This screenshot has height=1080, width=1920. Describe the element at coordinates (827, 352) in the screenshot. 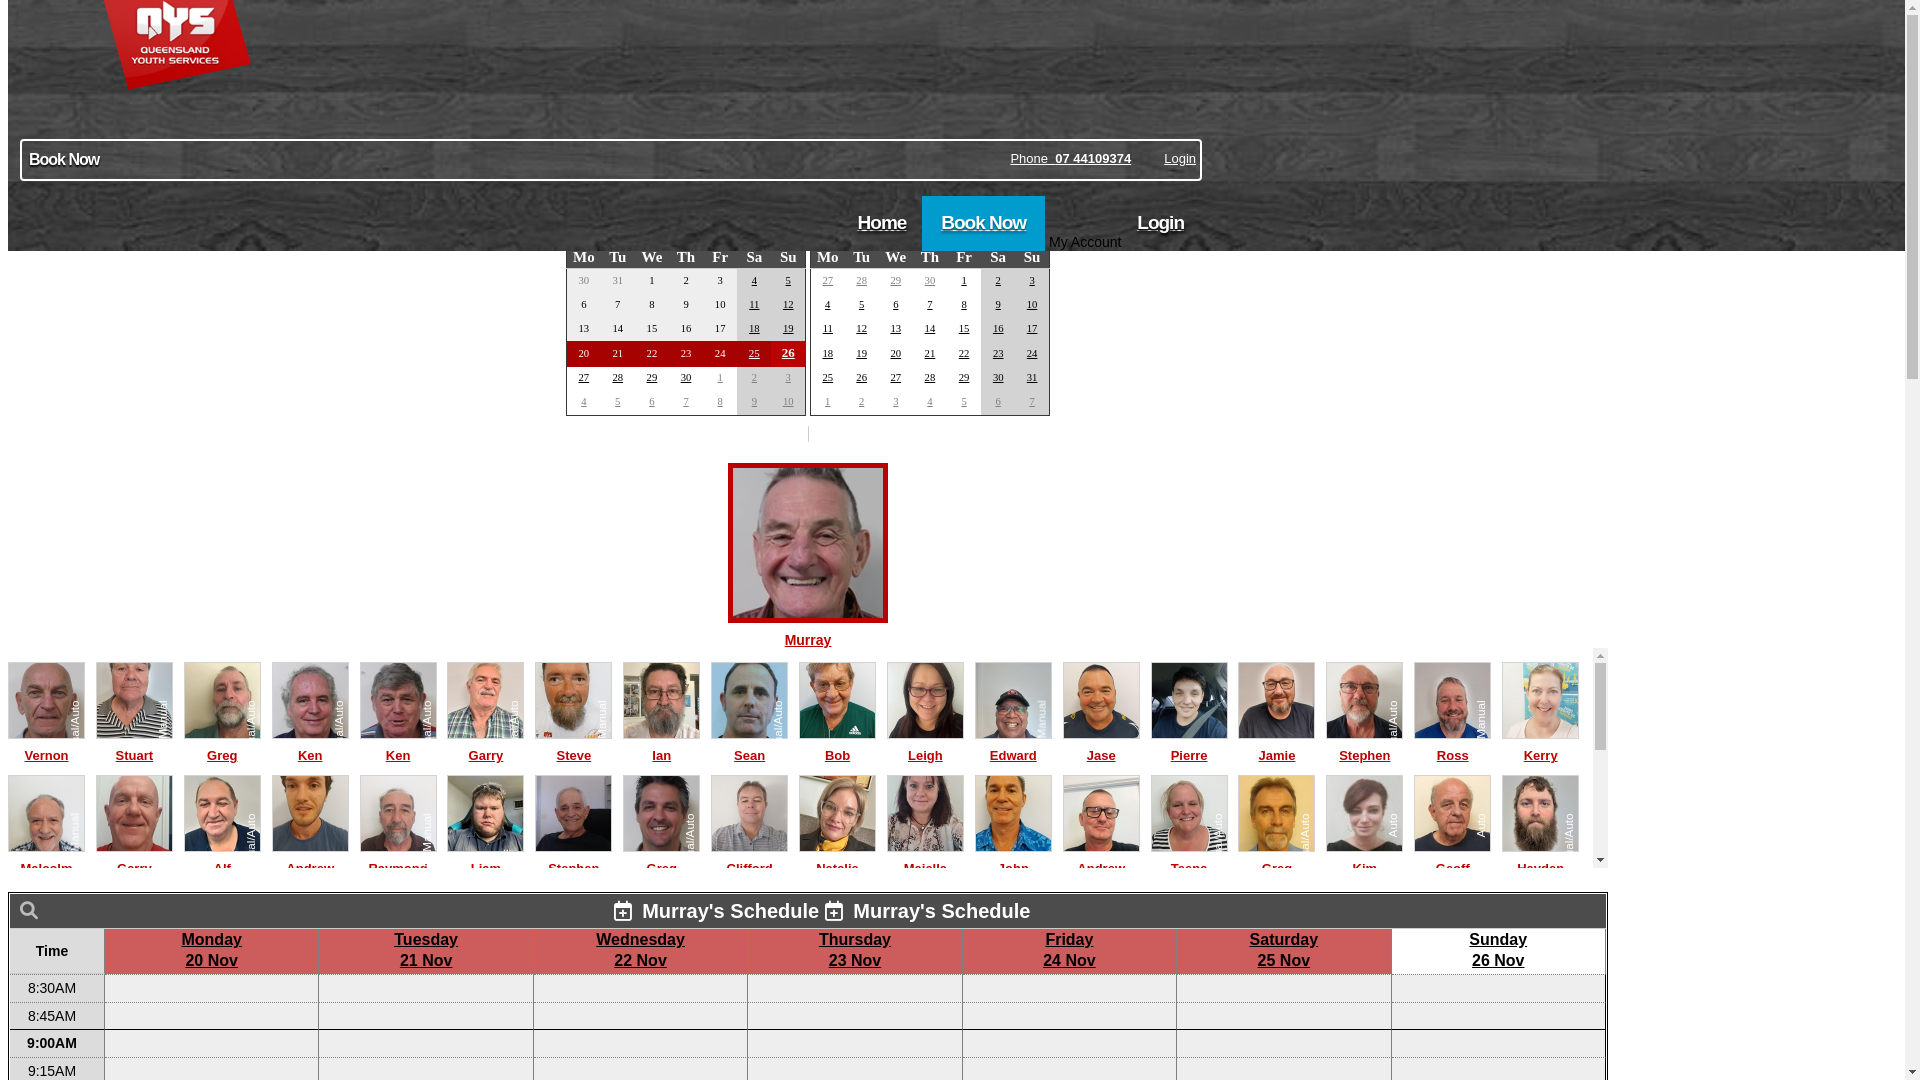

I see `'18'` at that location.